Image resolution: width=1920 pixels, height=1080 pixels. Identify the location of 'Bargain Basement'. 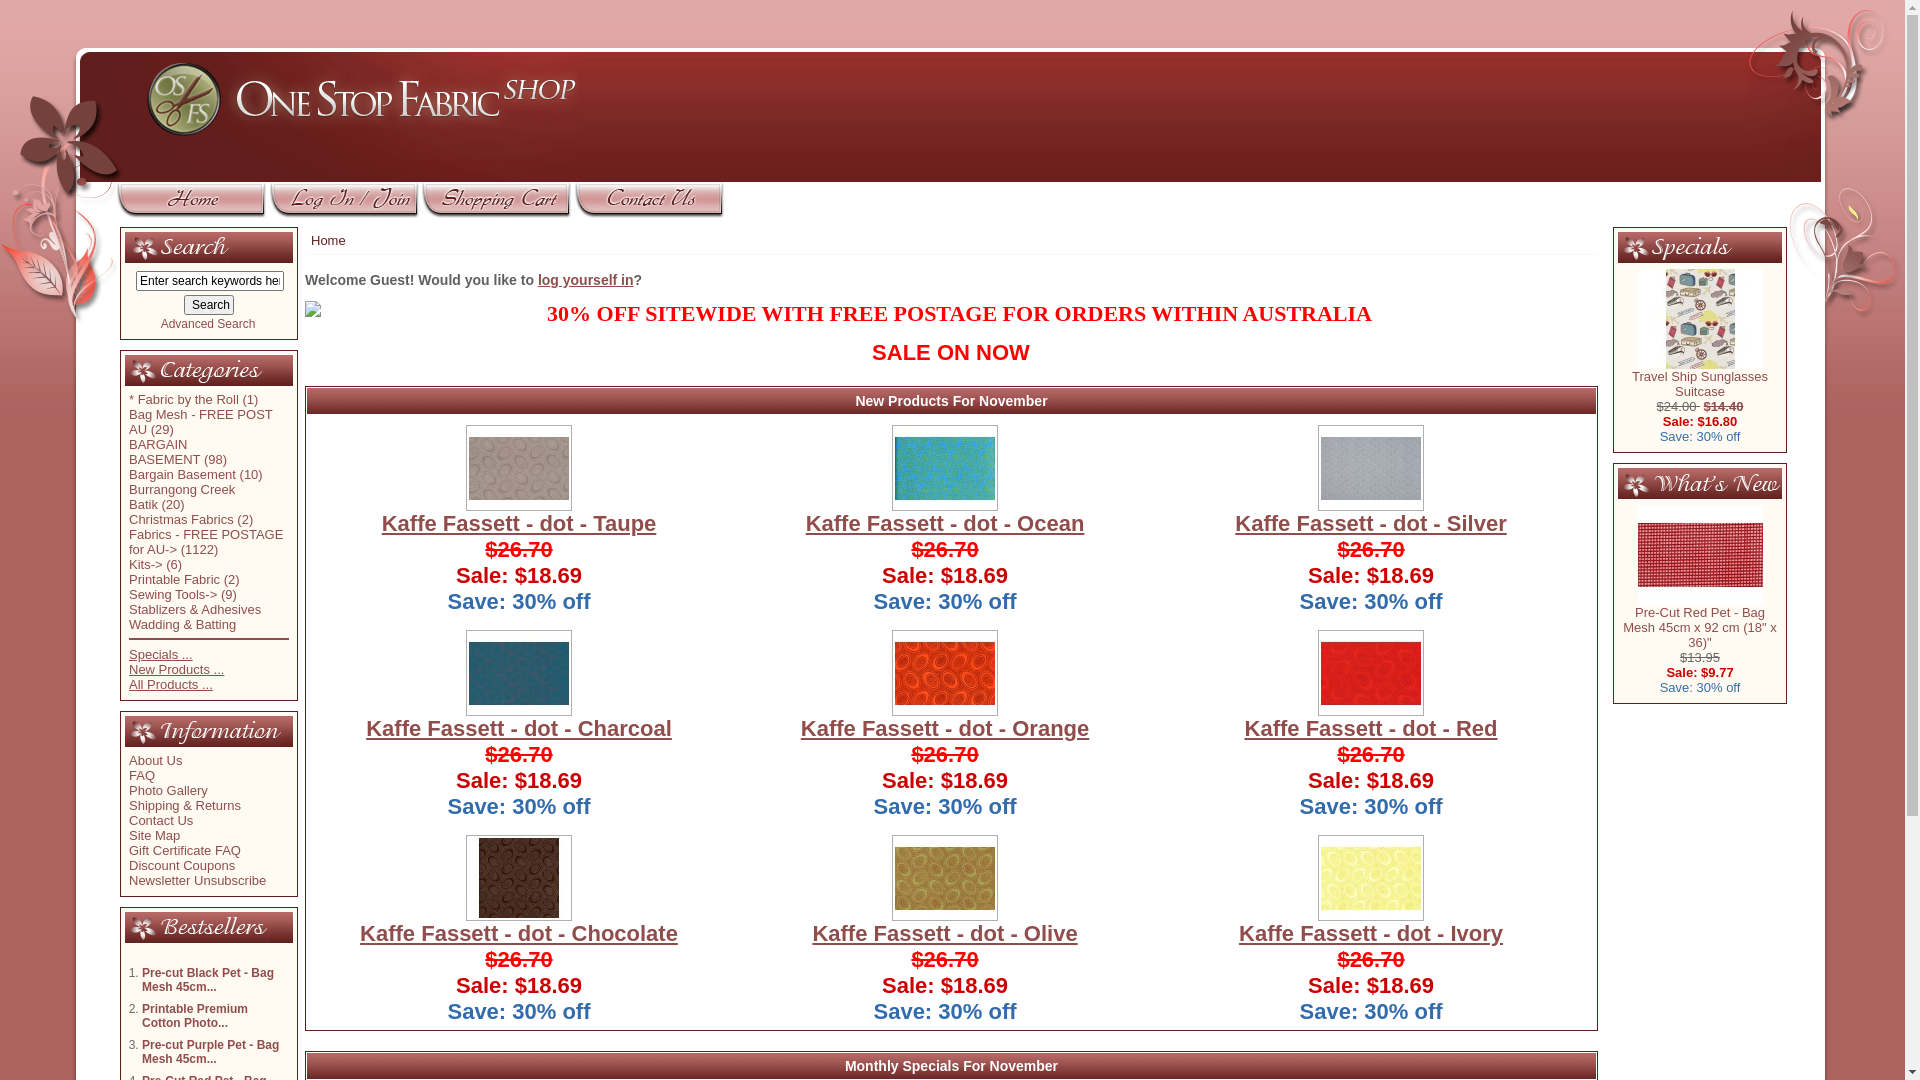
(182, 474).